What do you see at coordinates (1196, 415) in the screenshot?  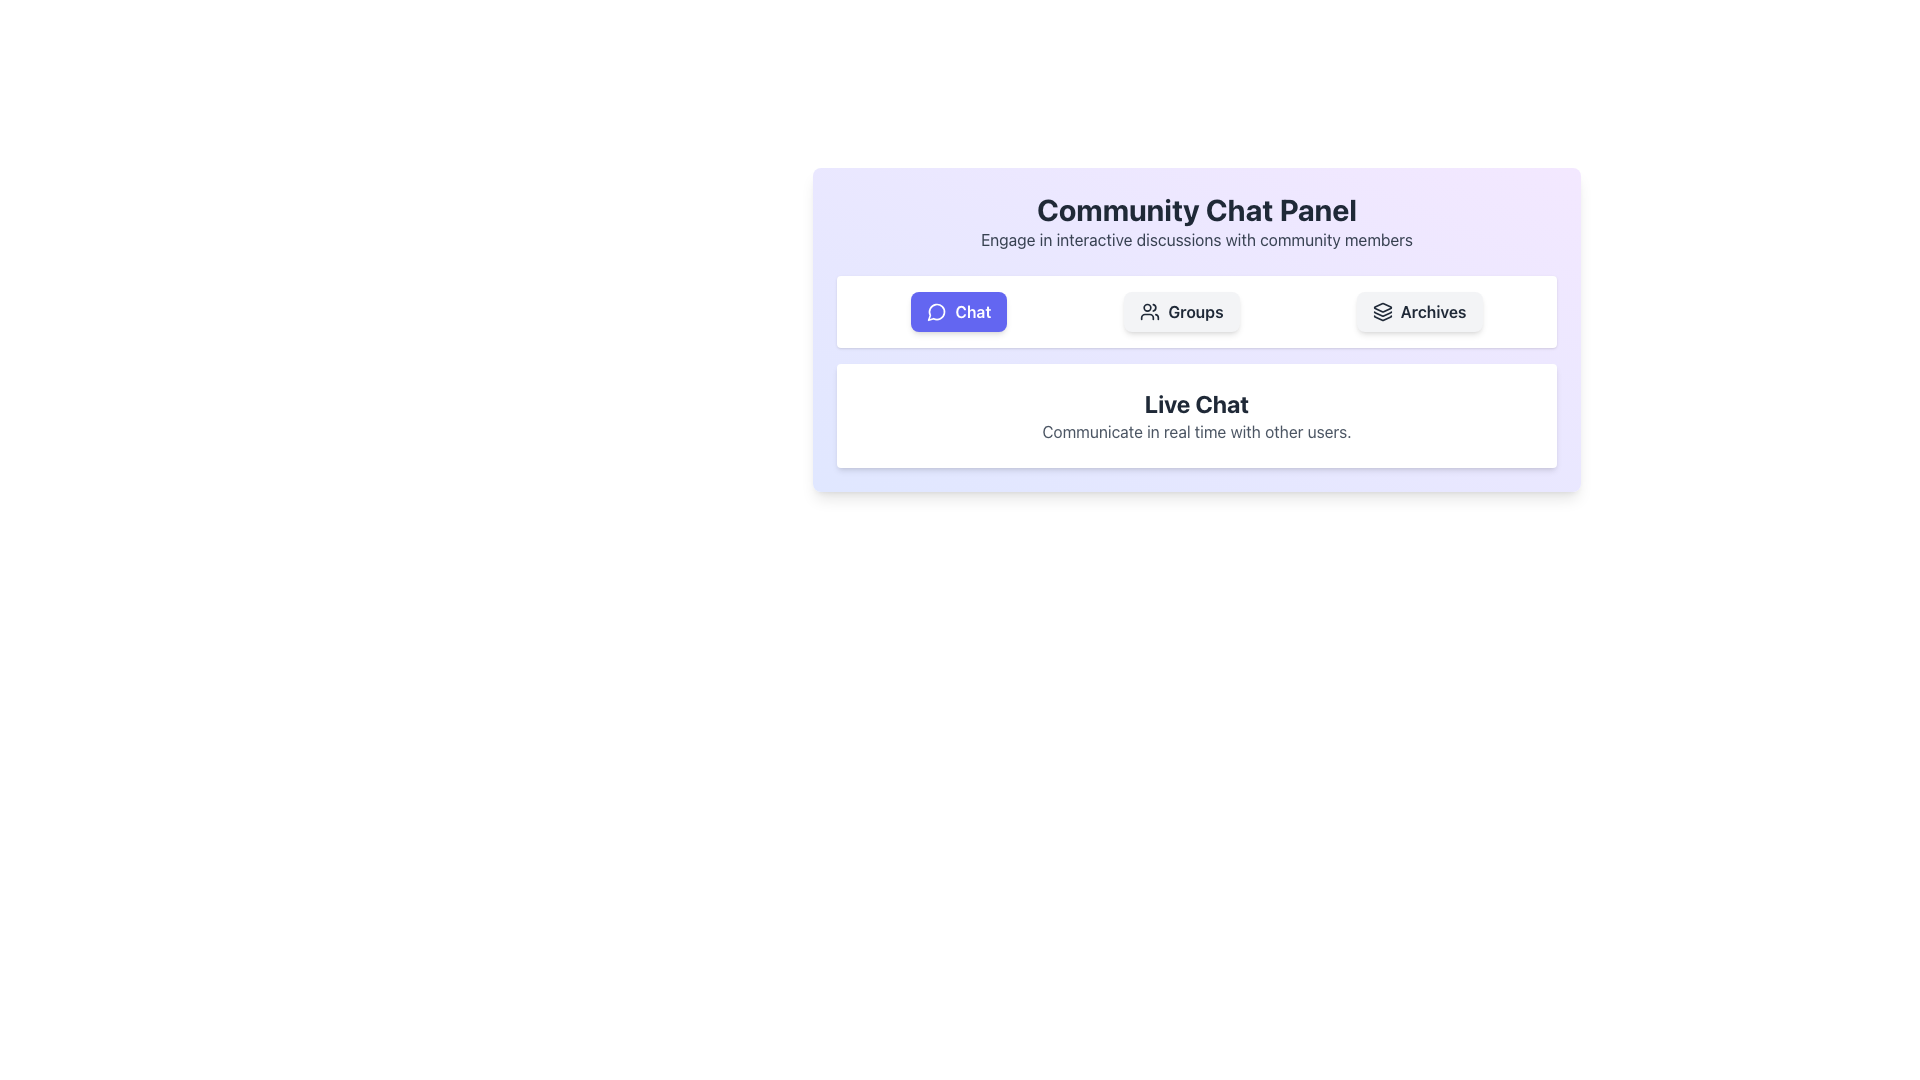 I see `the 'Live Chat' informational card element, which has a white background, rounded corners, and contains the text 'Live Chat' in bold dark gray and 'Communicate in real time with other users.' in lighter gray` at bounding box center [1196, 415].